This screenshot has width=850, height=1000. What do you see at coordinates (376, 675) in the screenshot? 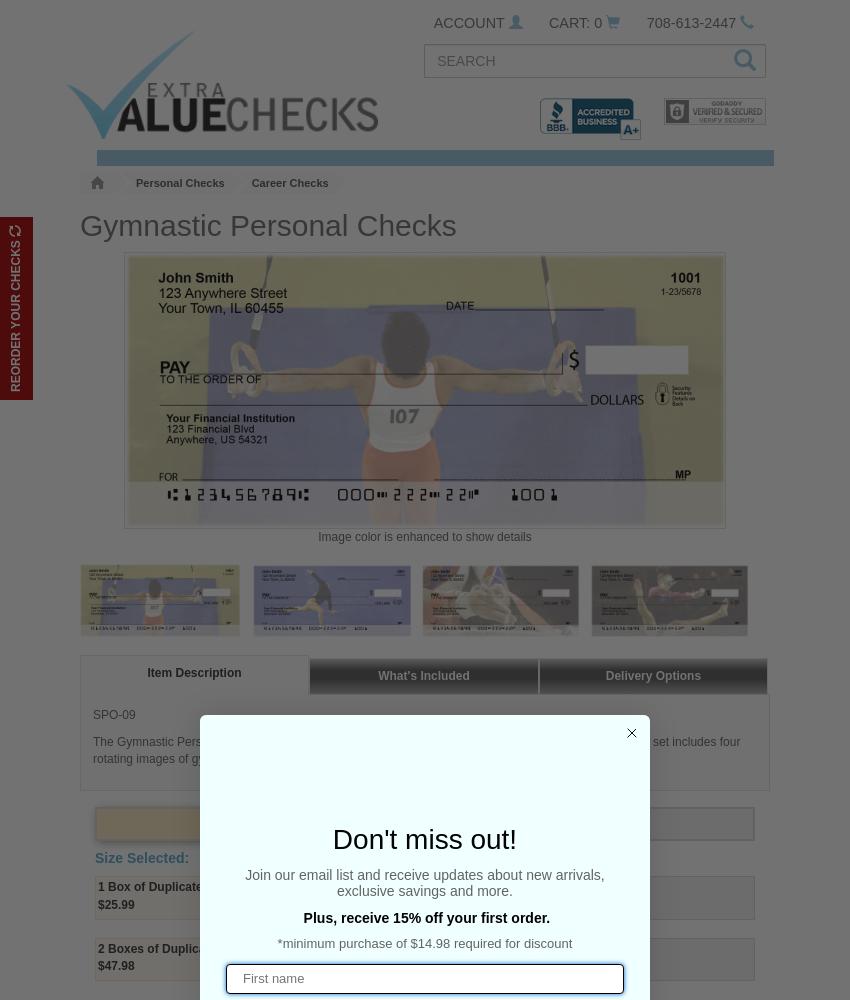
I see `'What's Included'` at bounding box center [376, 675].